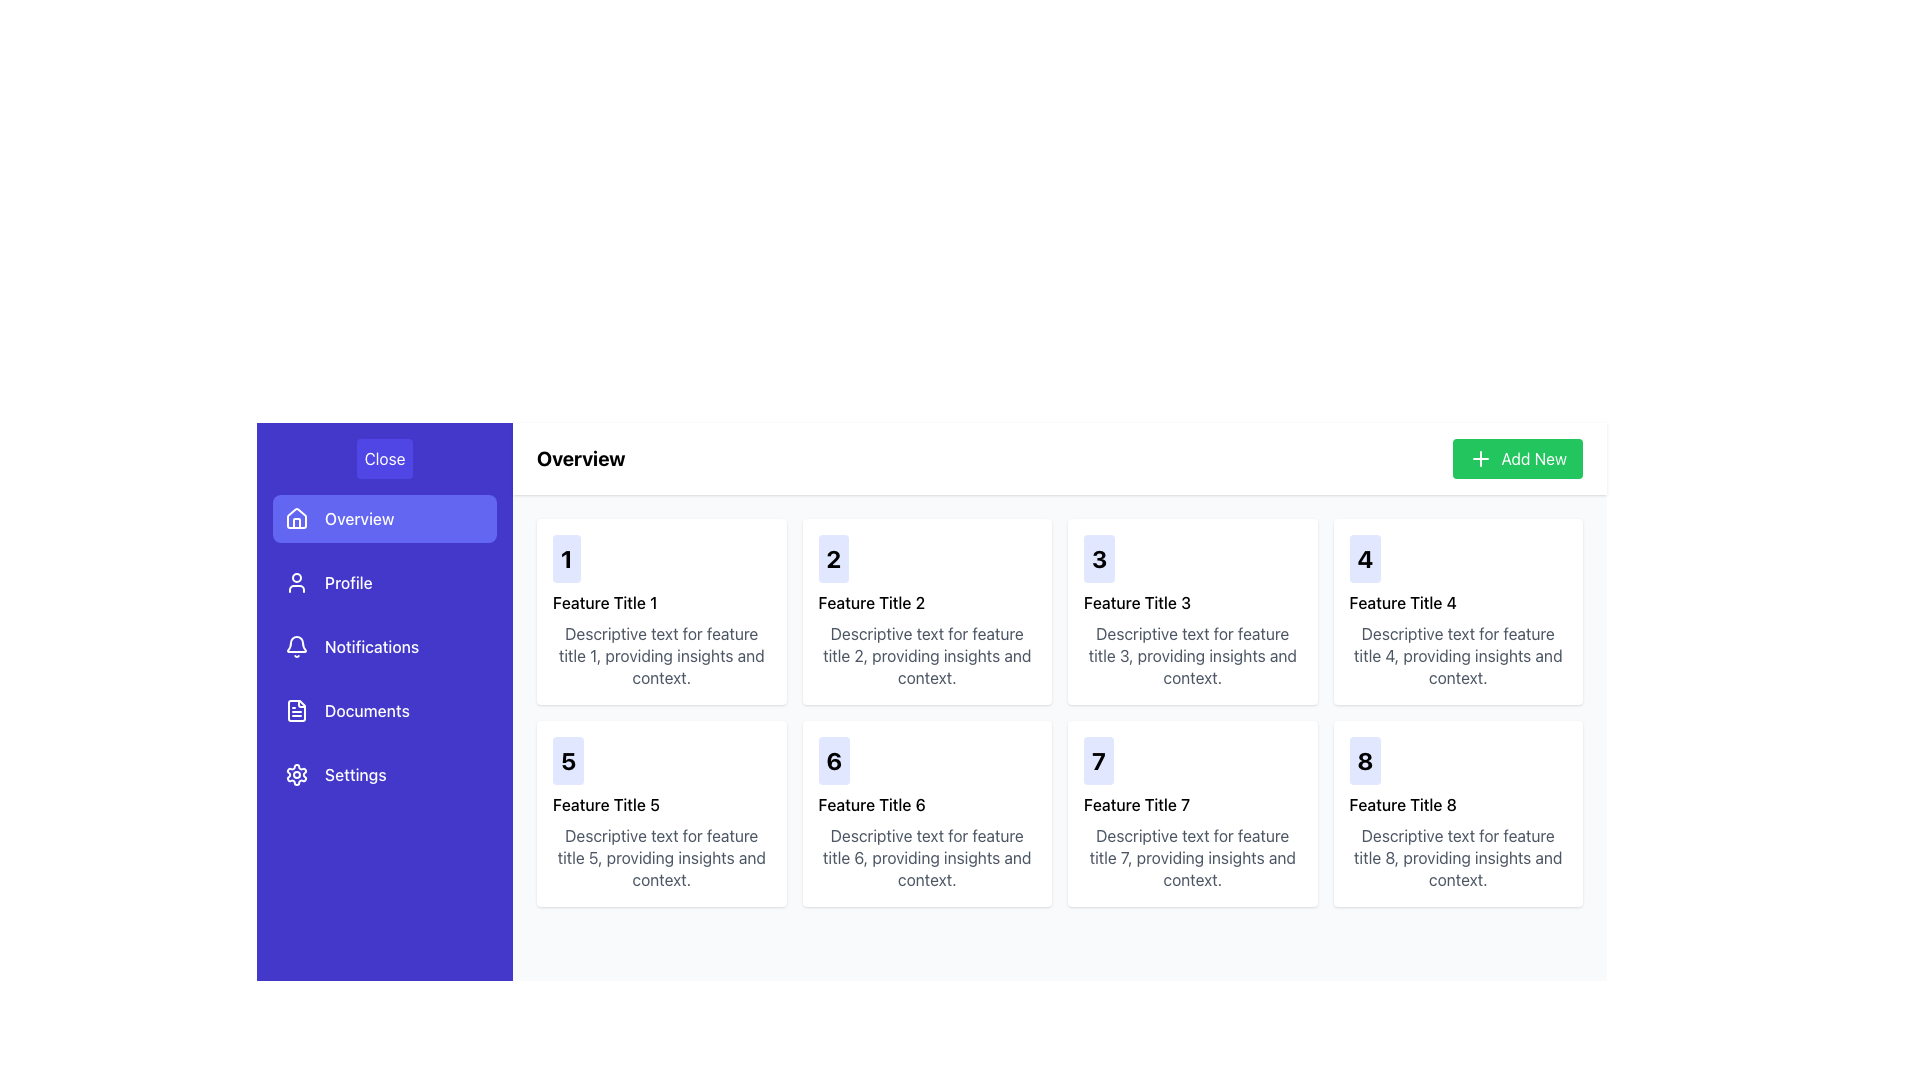 The height and width of the screenshot is (1080, 1920). What do you see at coordinates (384, 582) in the screenshot?
I see `the 'Profile' button located in the vertical navigation menu, which is the second item below the 'Overview' button and above the 'Notifications' button` at bounding box center [384, 582].